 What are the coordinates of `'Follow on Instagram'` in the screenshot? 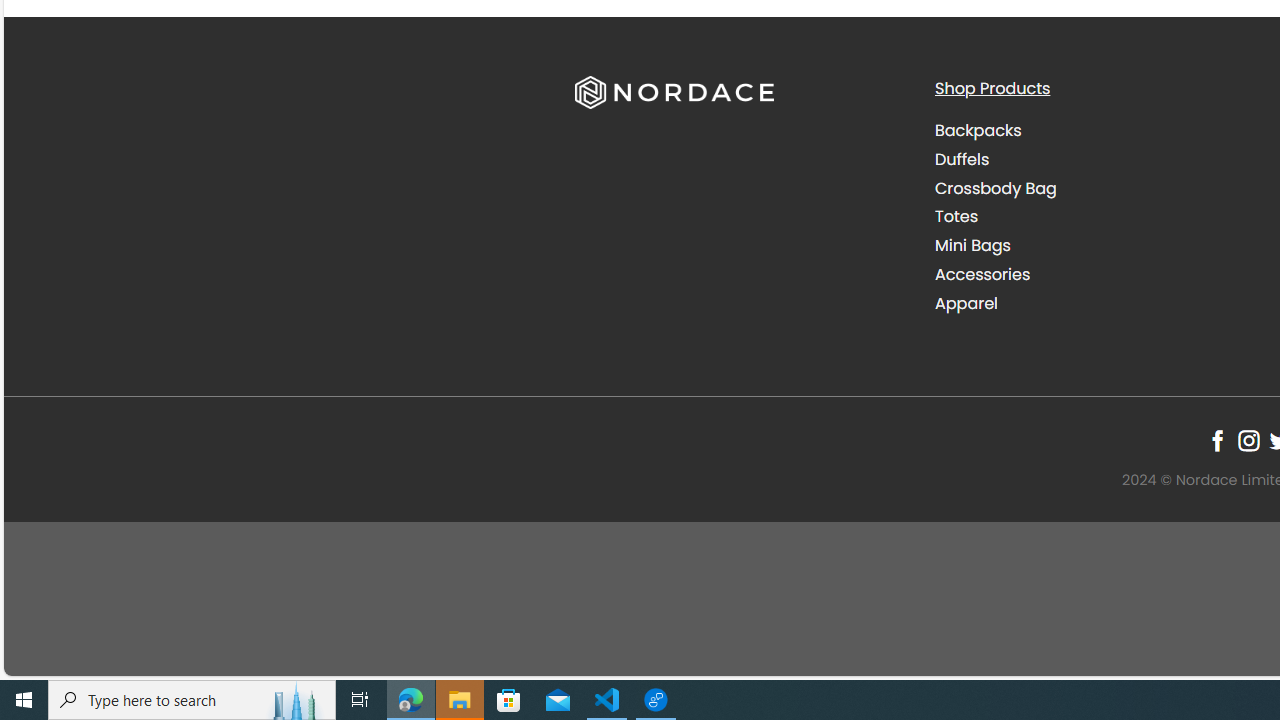 It's located at (1247, 440).